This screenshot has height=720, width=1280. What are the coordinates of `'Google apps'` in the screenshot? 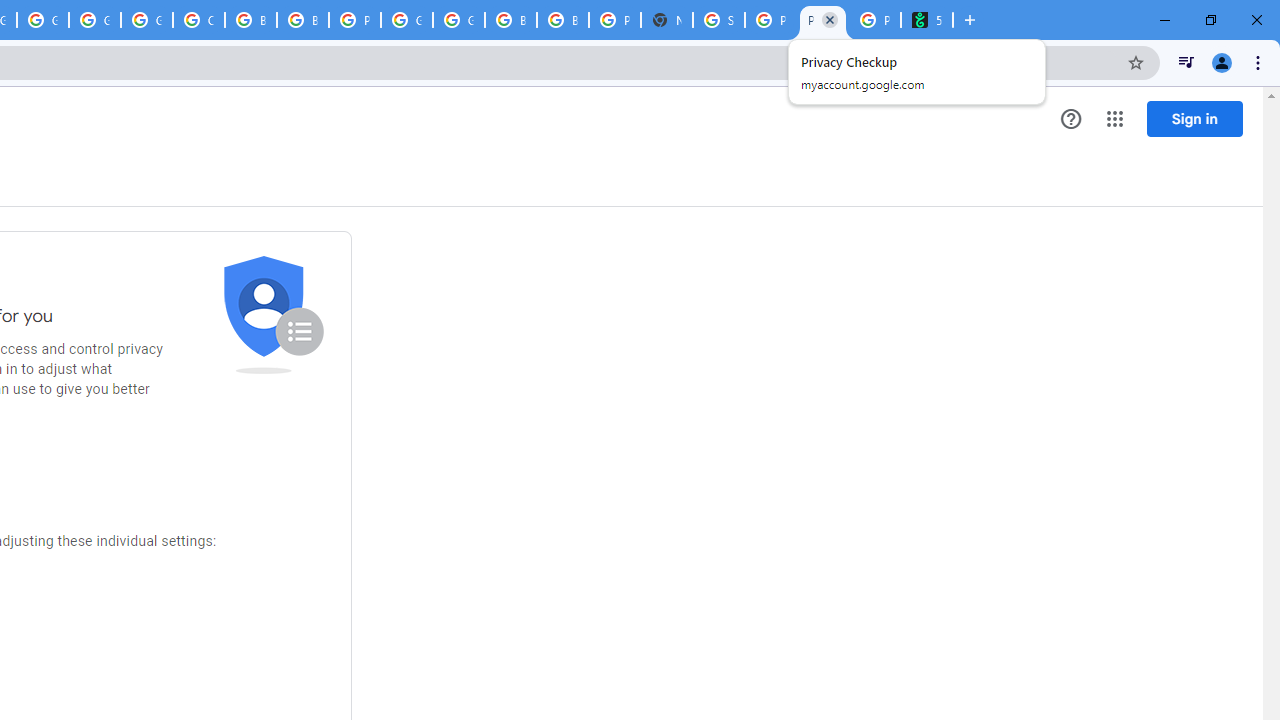 It's located at (1113, 119).